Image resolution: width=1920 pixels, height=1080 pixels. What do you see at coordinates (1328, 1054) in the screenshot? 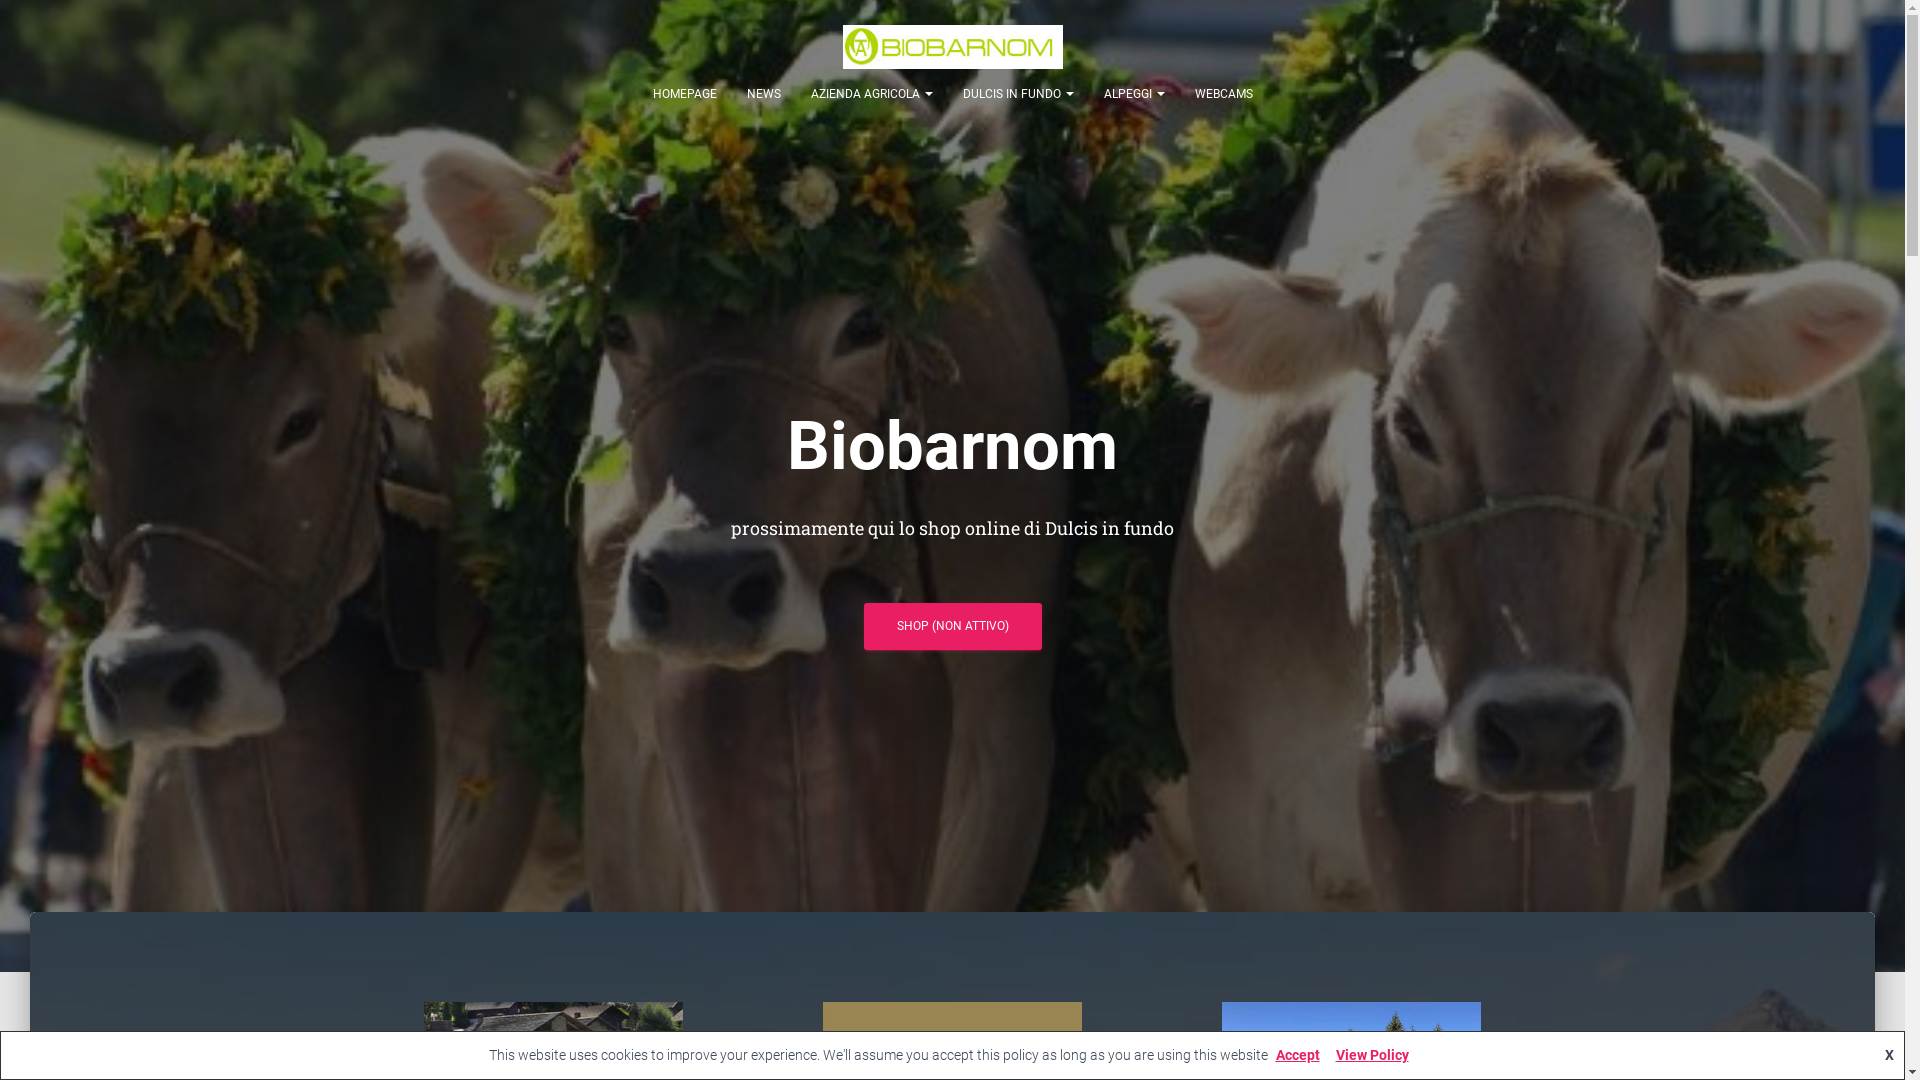
I see `'View Policy'` at bounding box center [1328, 1054].